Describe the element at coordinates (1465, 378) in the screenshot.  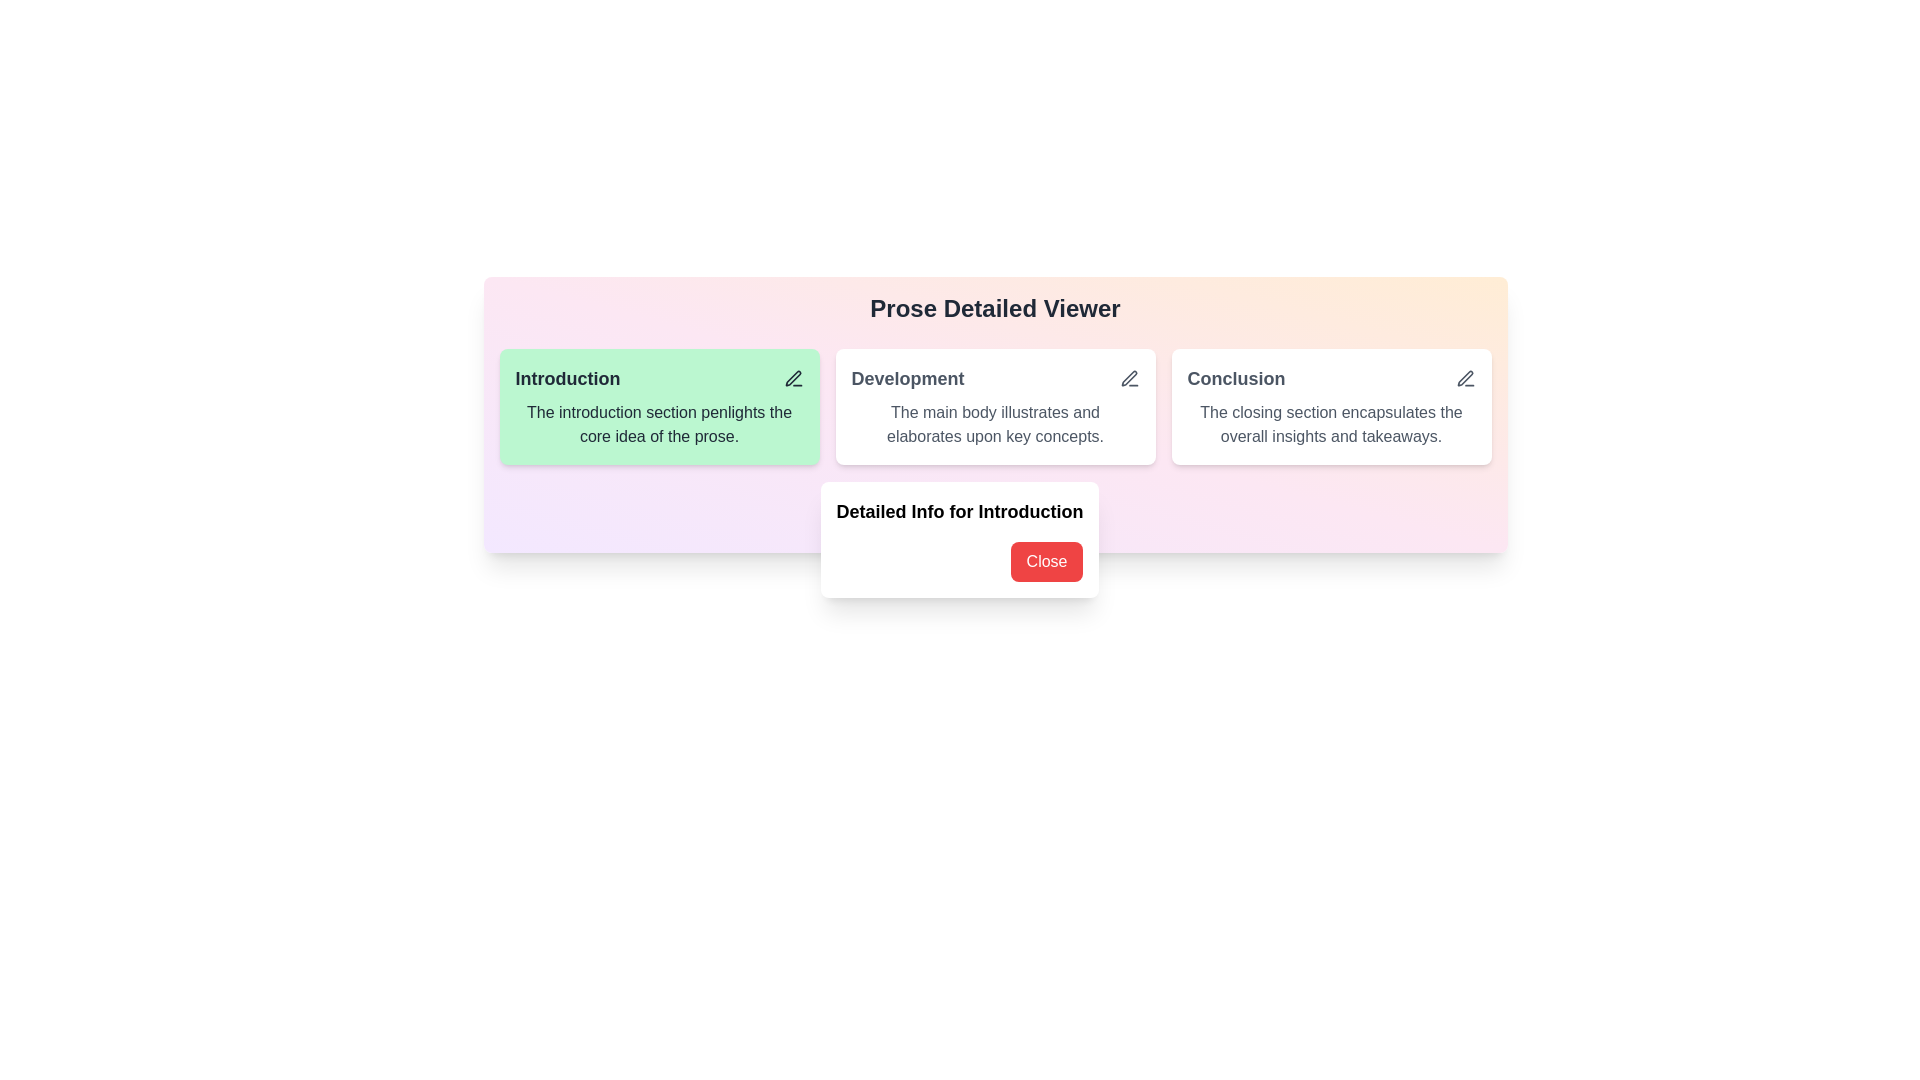
I see `the edit icon located at the top-right corner of the 'Conclusion' section` at that location.